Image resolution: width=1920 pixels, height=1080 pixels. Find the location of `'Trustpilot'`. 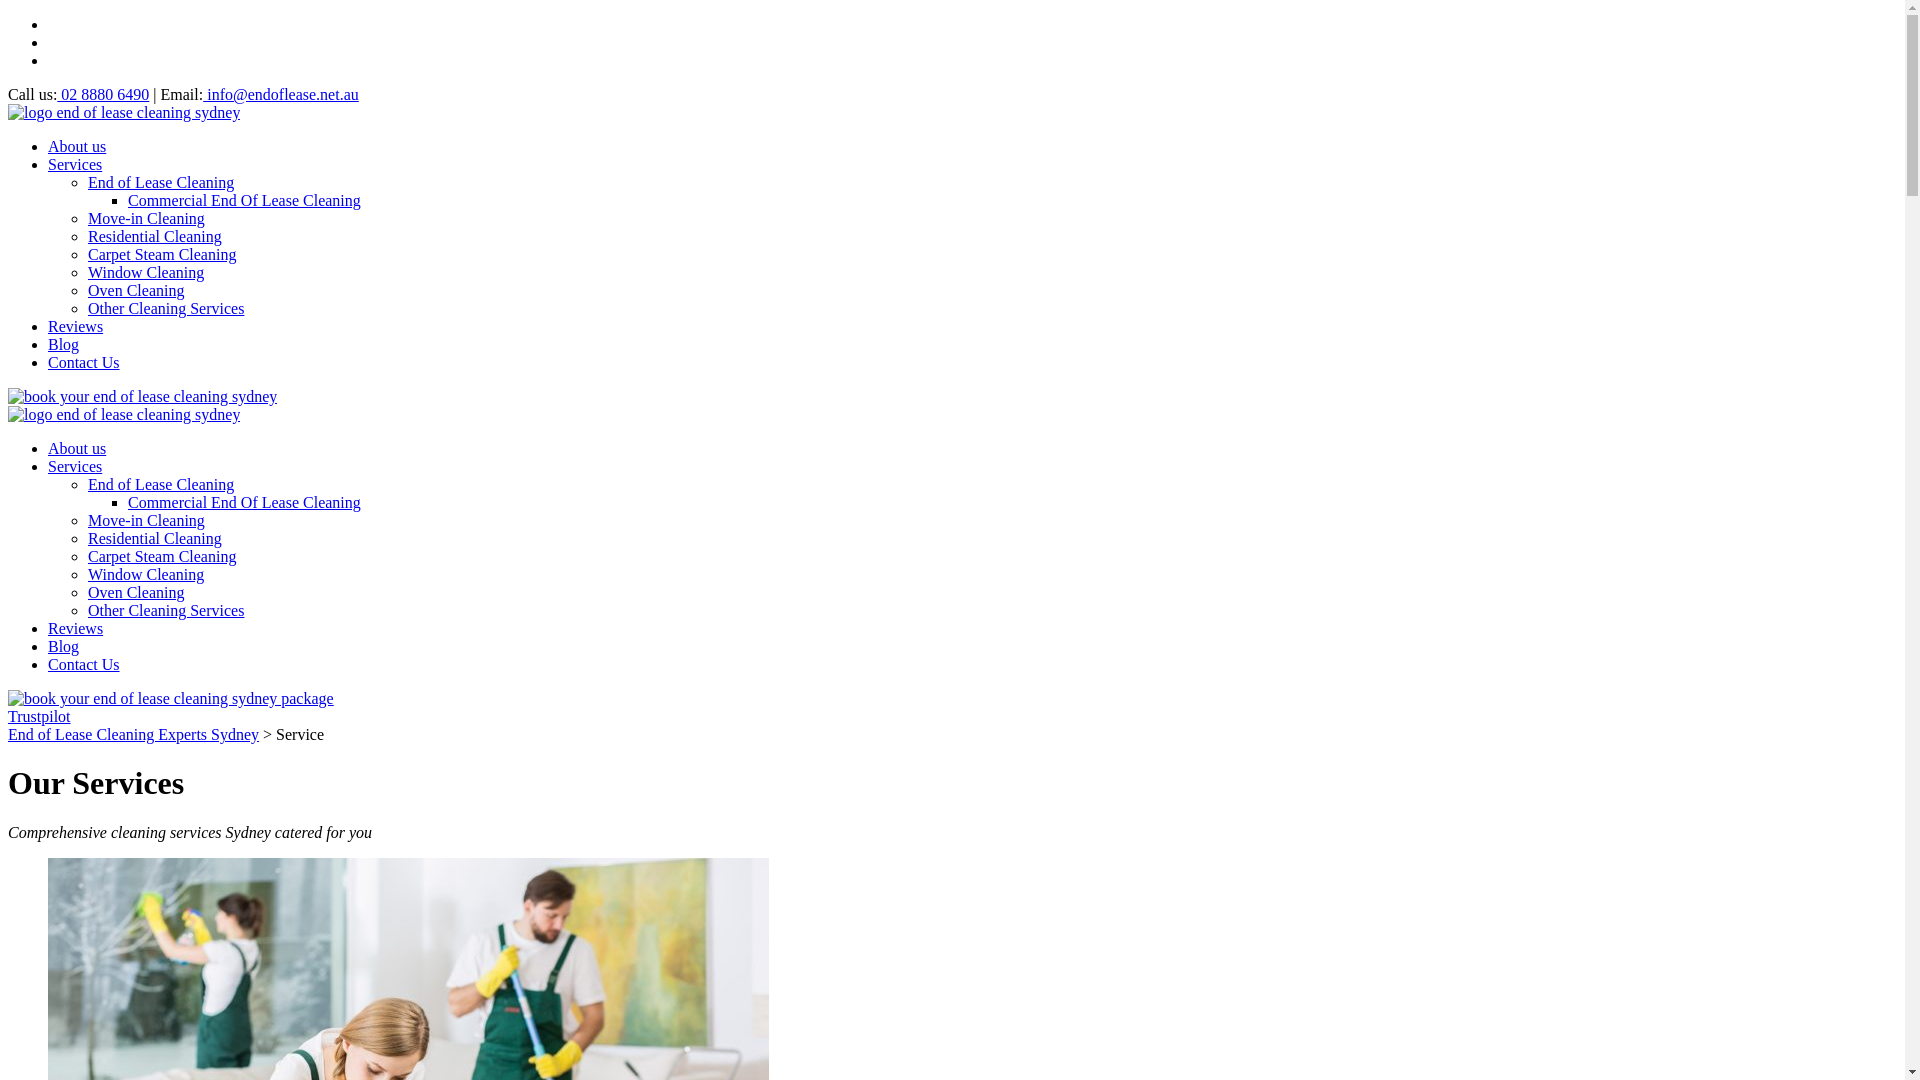

'Trustpilot' is located at coordinates (39, 715).